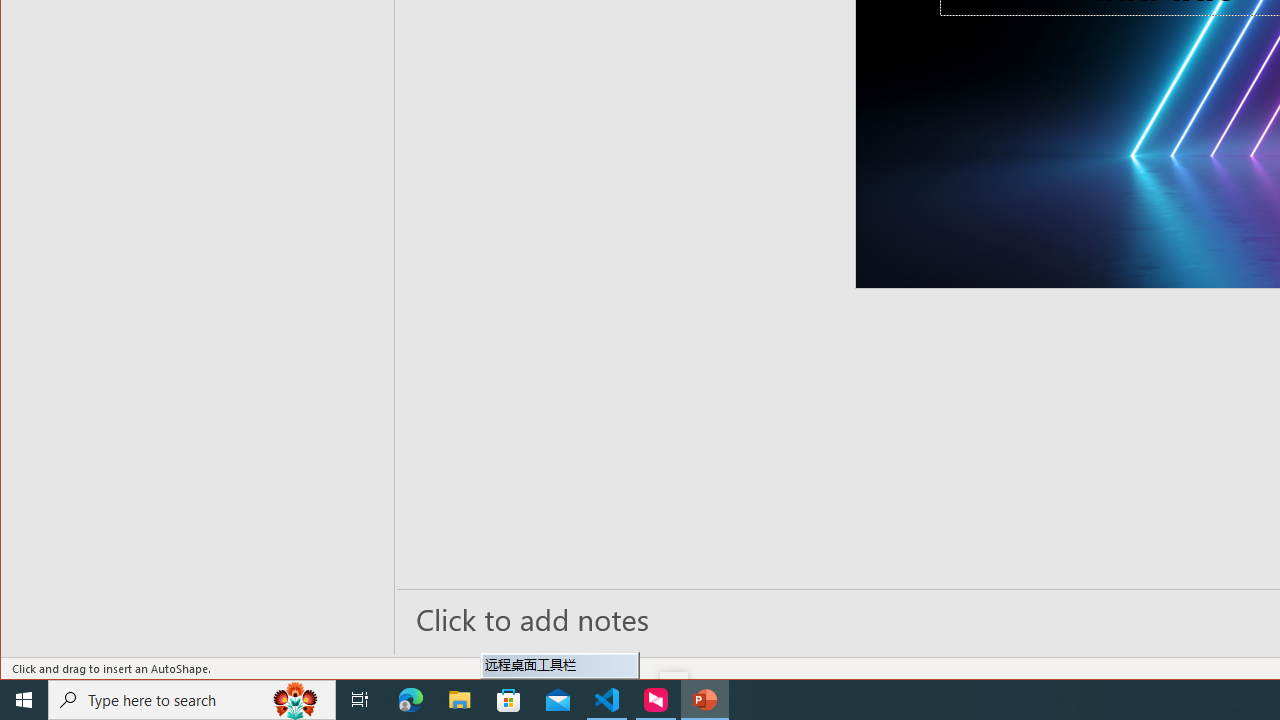 Image resolution: width=1280 pixels, height=720 pixels. What do you see at coordinates (410, 698) in the screenshot?
I see `'Microsoft Edge'` at bounding box center [410, 698].